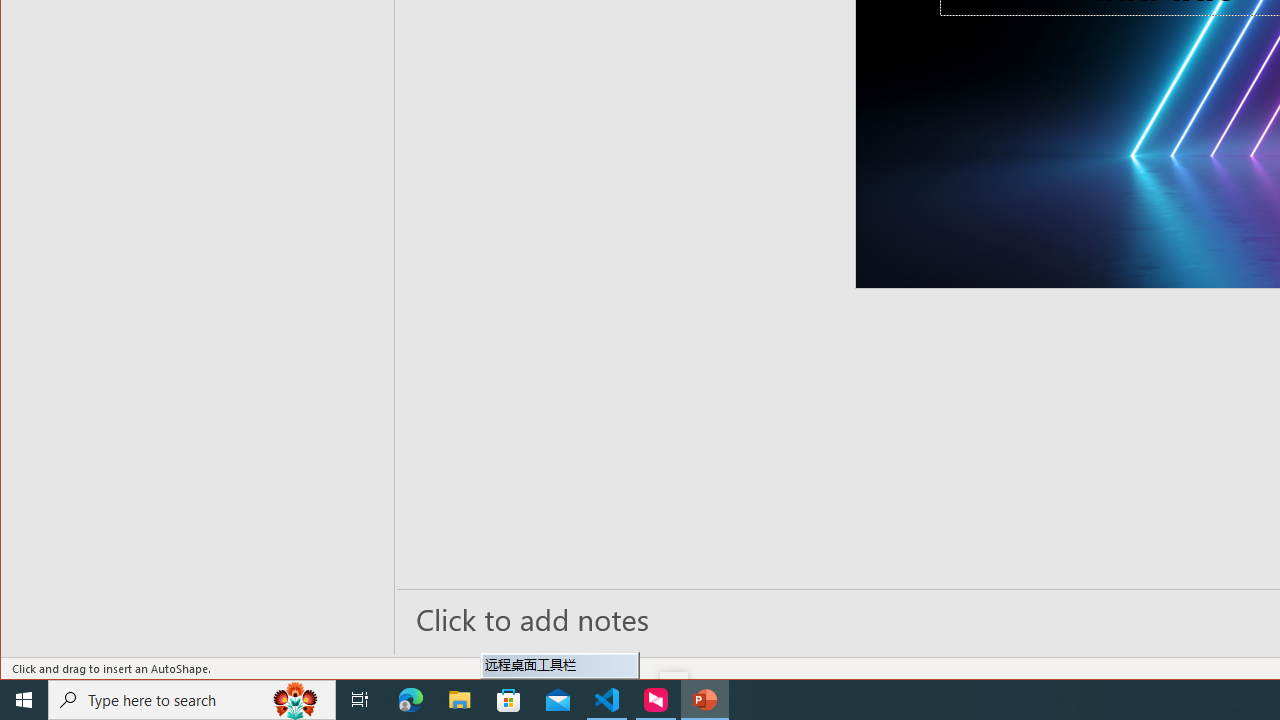 Image resolution: width=1280 pixels, height=720 pixels. What do you see at coordinates (410, 698) in the screenshot?
I see `'Microsoft Edge'` at bounding box center [410, 698].